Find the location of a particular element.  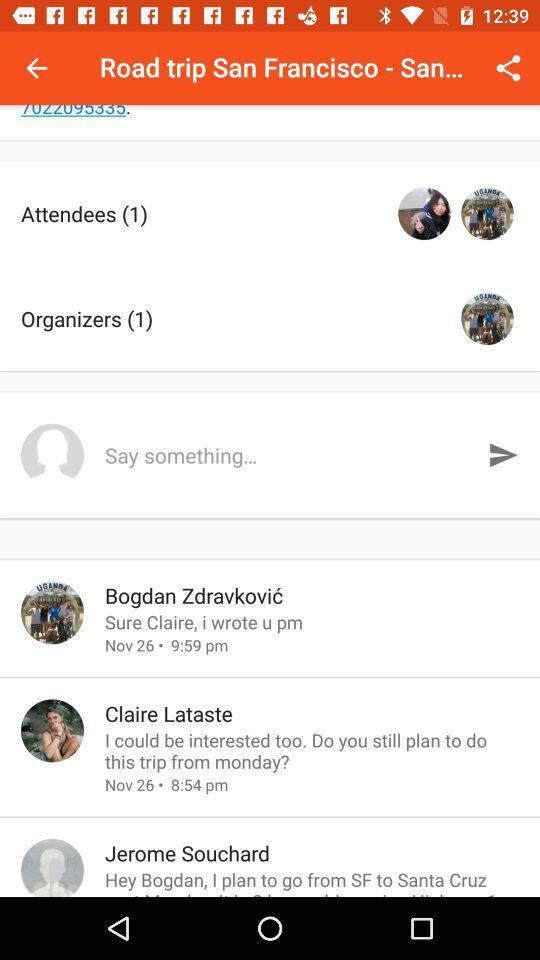

1 line text which is at the bottom of the page is located at coordinates (312, 880).